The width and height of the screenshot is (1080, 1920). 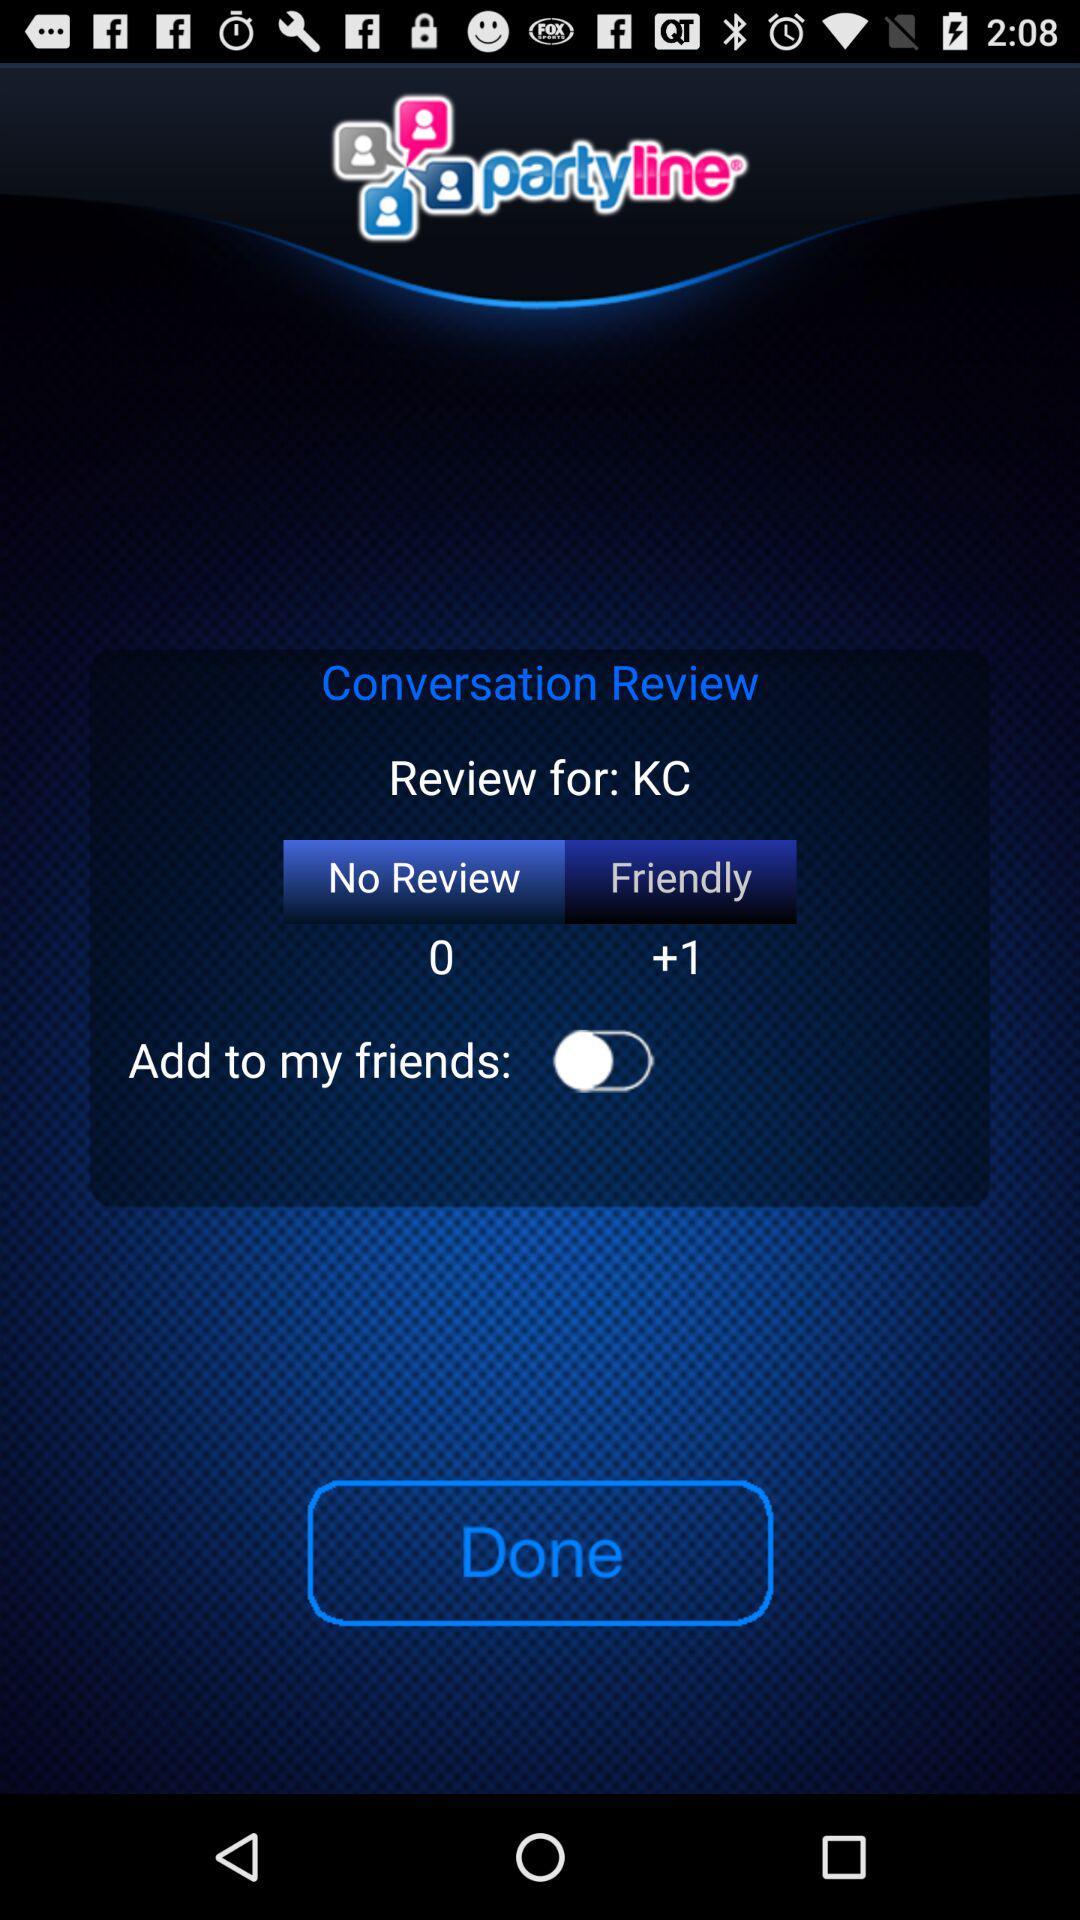 What do you see at coordinates (538, 1552) in the screenshot?
I see `item at the bottom` at bounding box center [538, 1552].